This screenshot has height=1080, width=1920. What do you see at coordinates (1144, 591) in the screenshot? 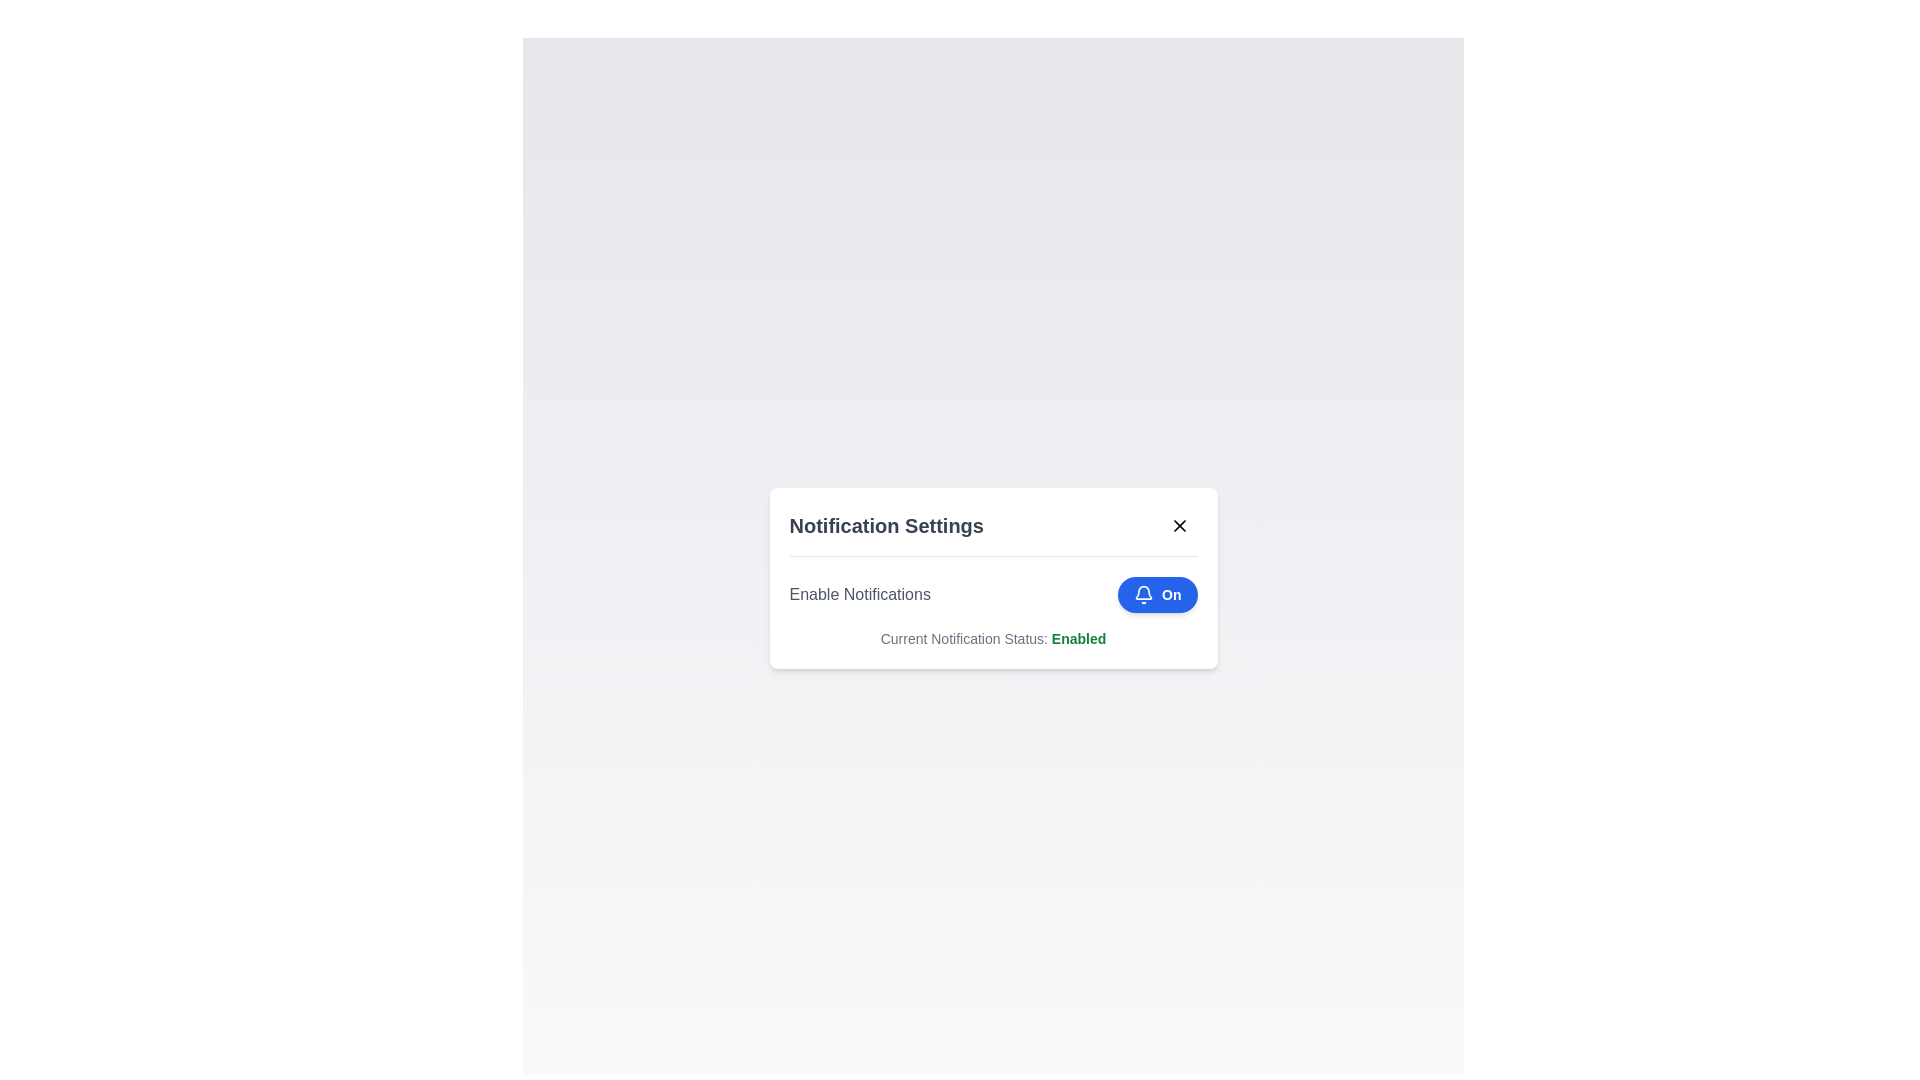
I see `the bell-shaped notification icon located near the middle-right of the notification settings dialog, right beside the 'On' toggle` at bounding box center [1144, 591].